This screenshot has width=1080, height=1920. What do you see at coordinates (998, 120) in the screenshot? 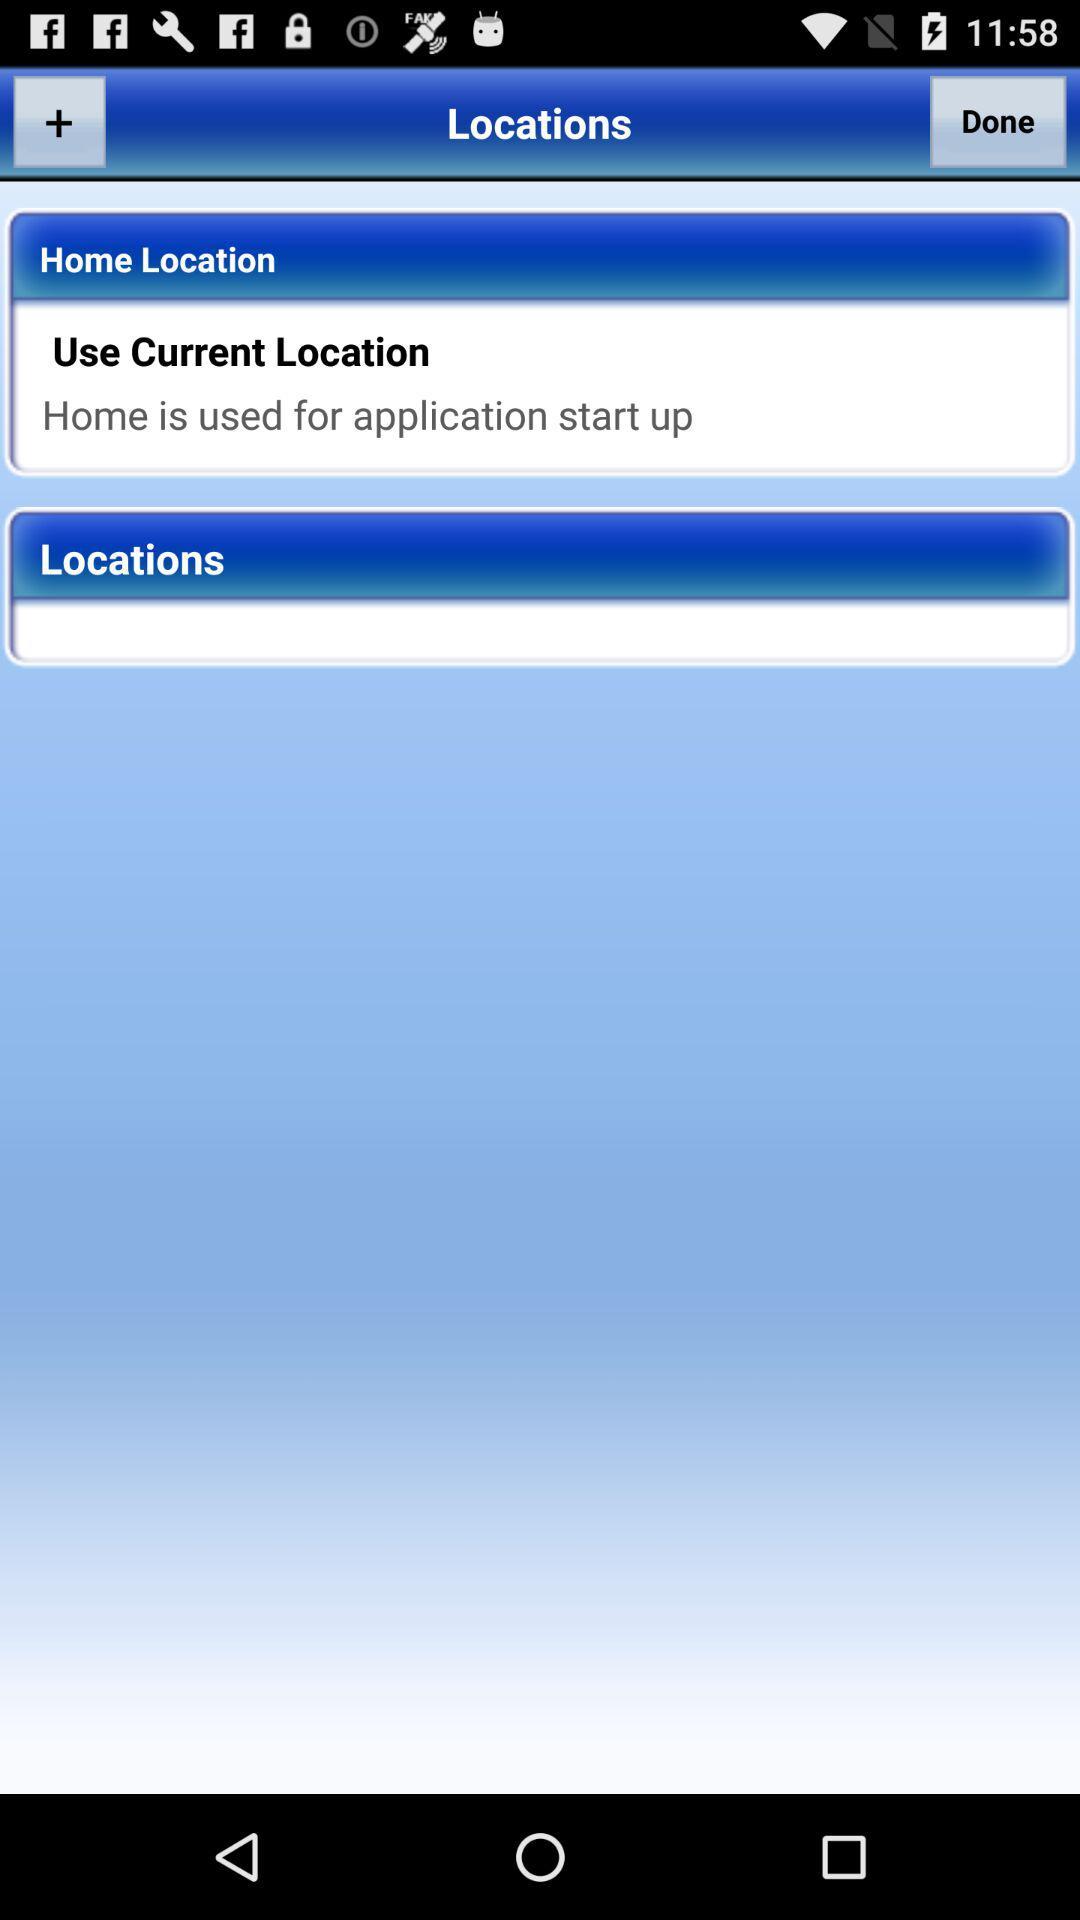
I see `app next to locations` at bounding box center [998, 120].